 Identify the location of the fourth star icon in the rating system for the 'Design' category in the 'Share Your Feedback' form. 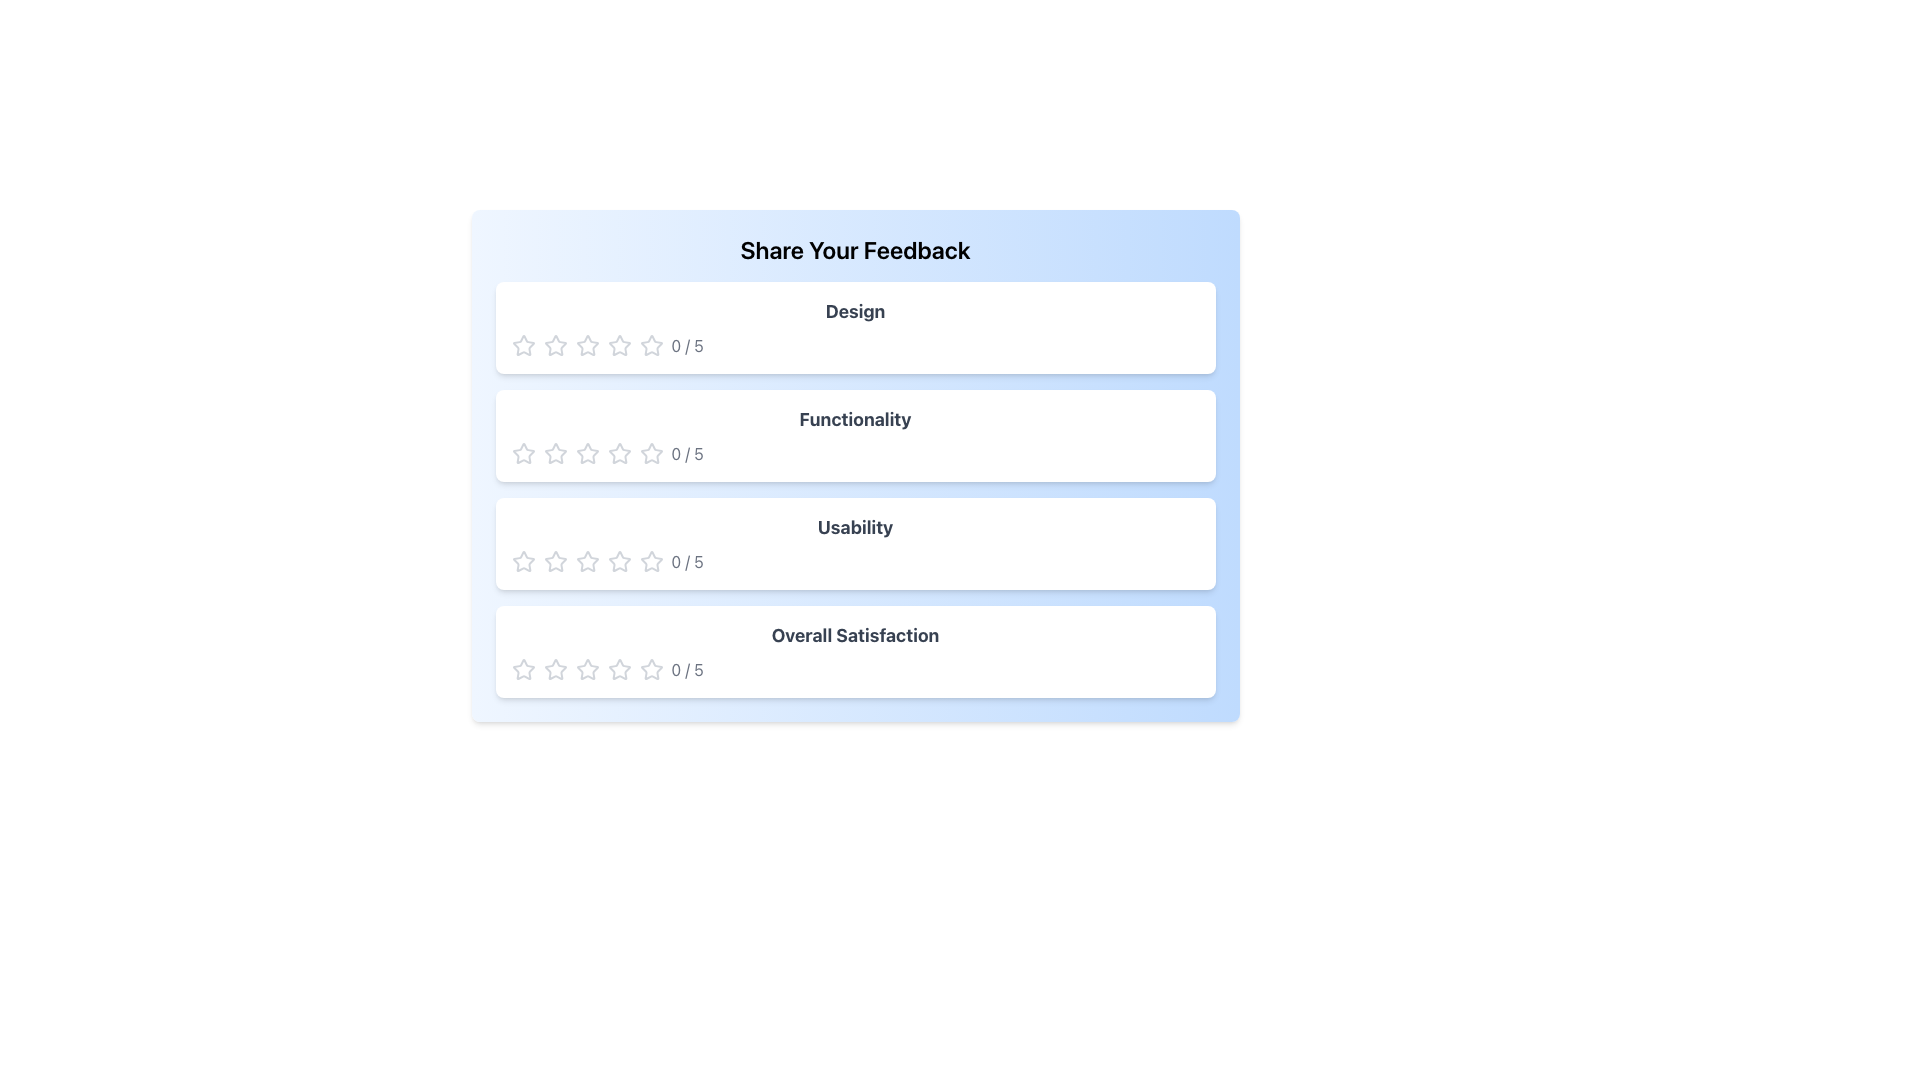
(618, 345).